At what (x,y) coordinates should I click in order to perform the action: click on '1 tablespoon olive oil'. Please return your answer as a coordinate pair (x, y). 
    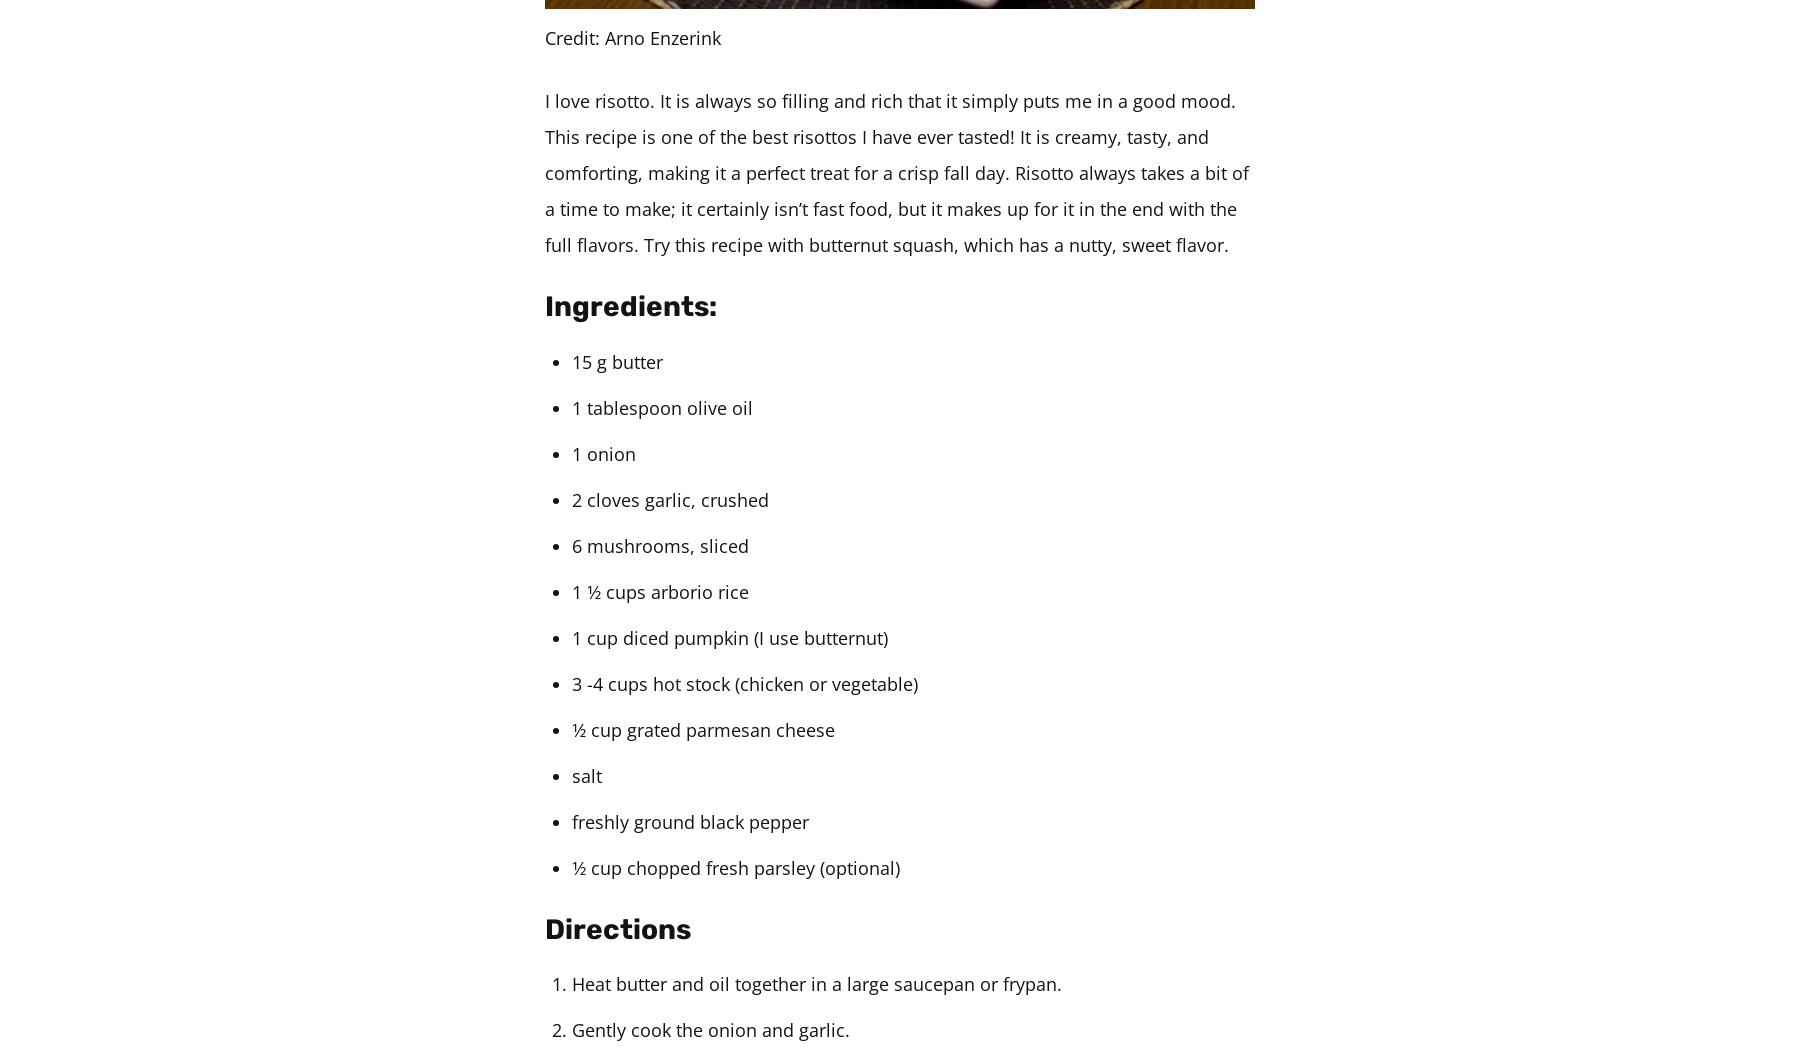
    Looking at the image, I should click on (662, 405).